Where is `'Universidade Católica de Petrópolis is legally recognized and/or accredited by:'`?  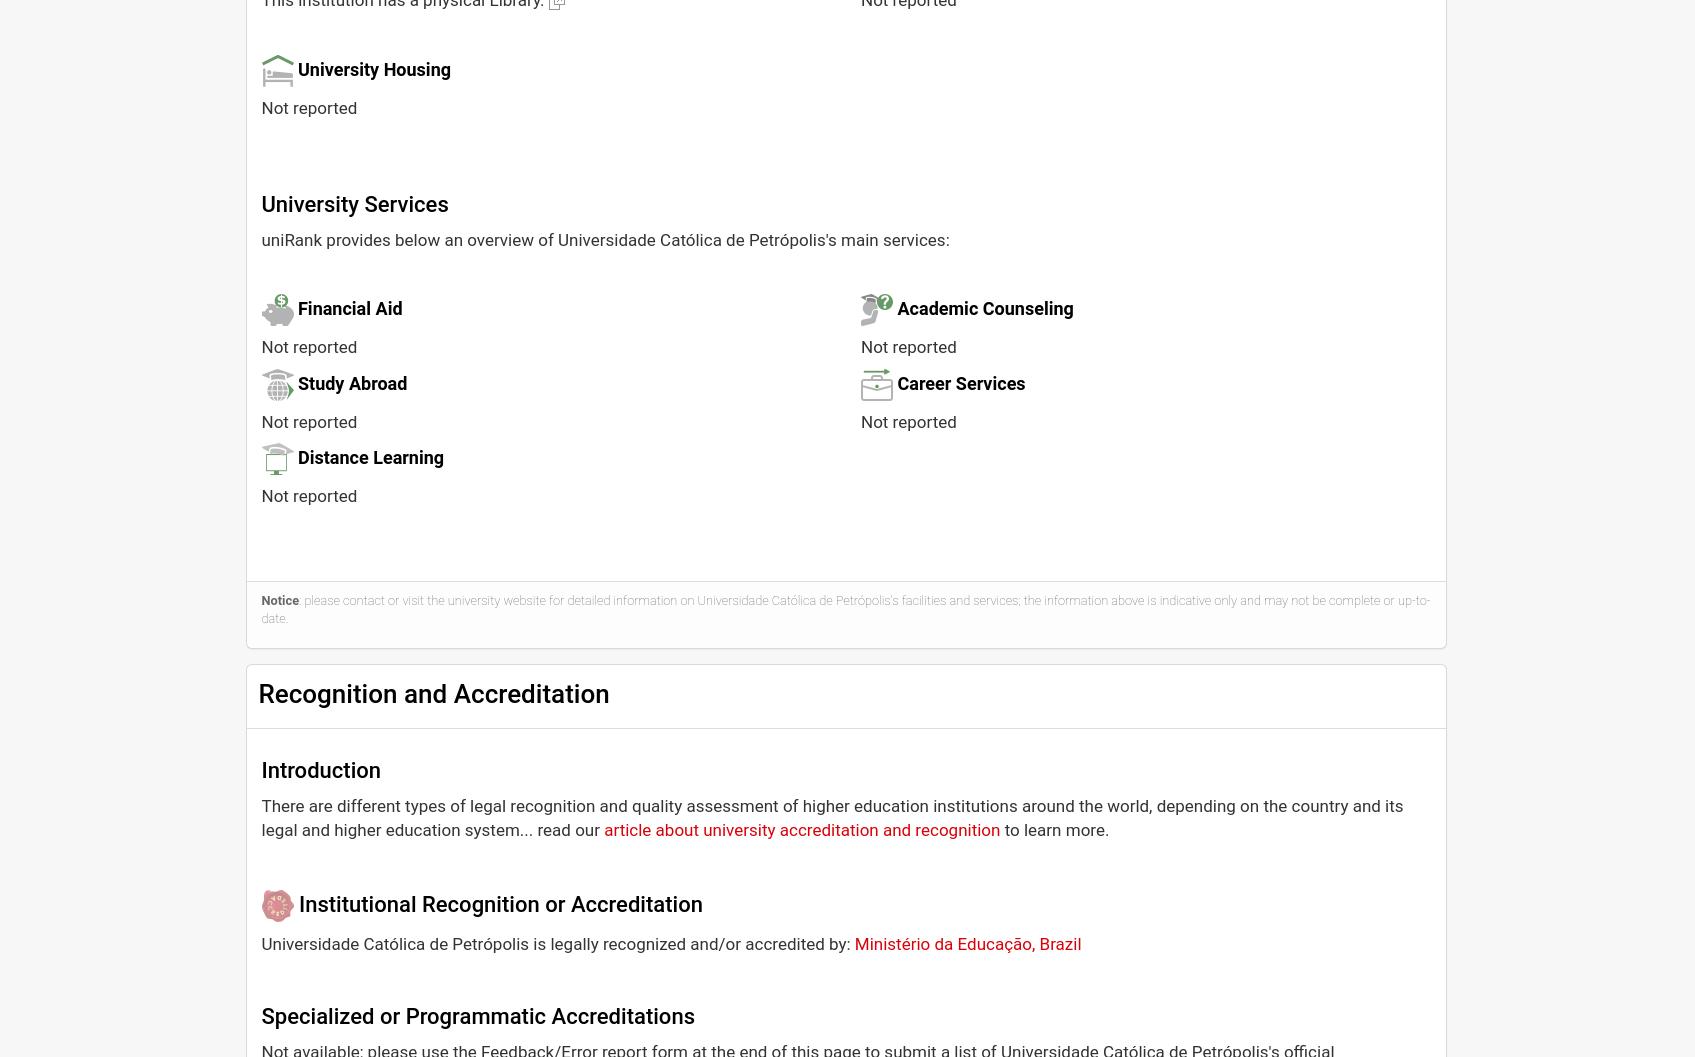
'Universidade Católica de Petrópolis is legally recognized and/or accredited by:' is located at coordinates (557, 944).